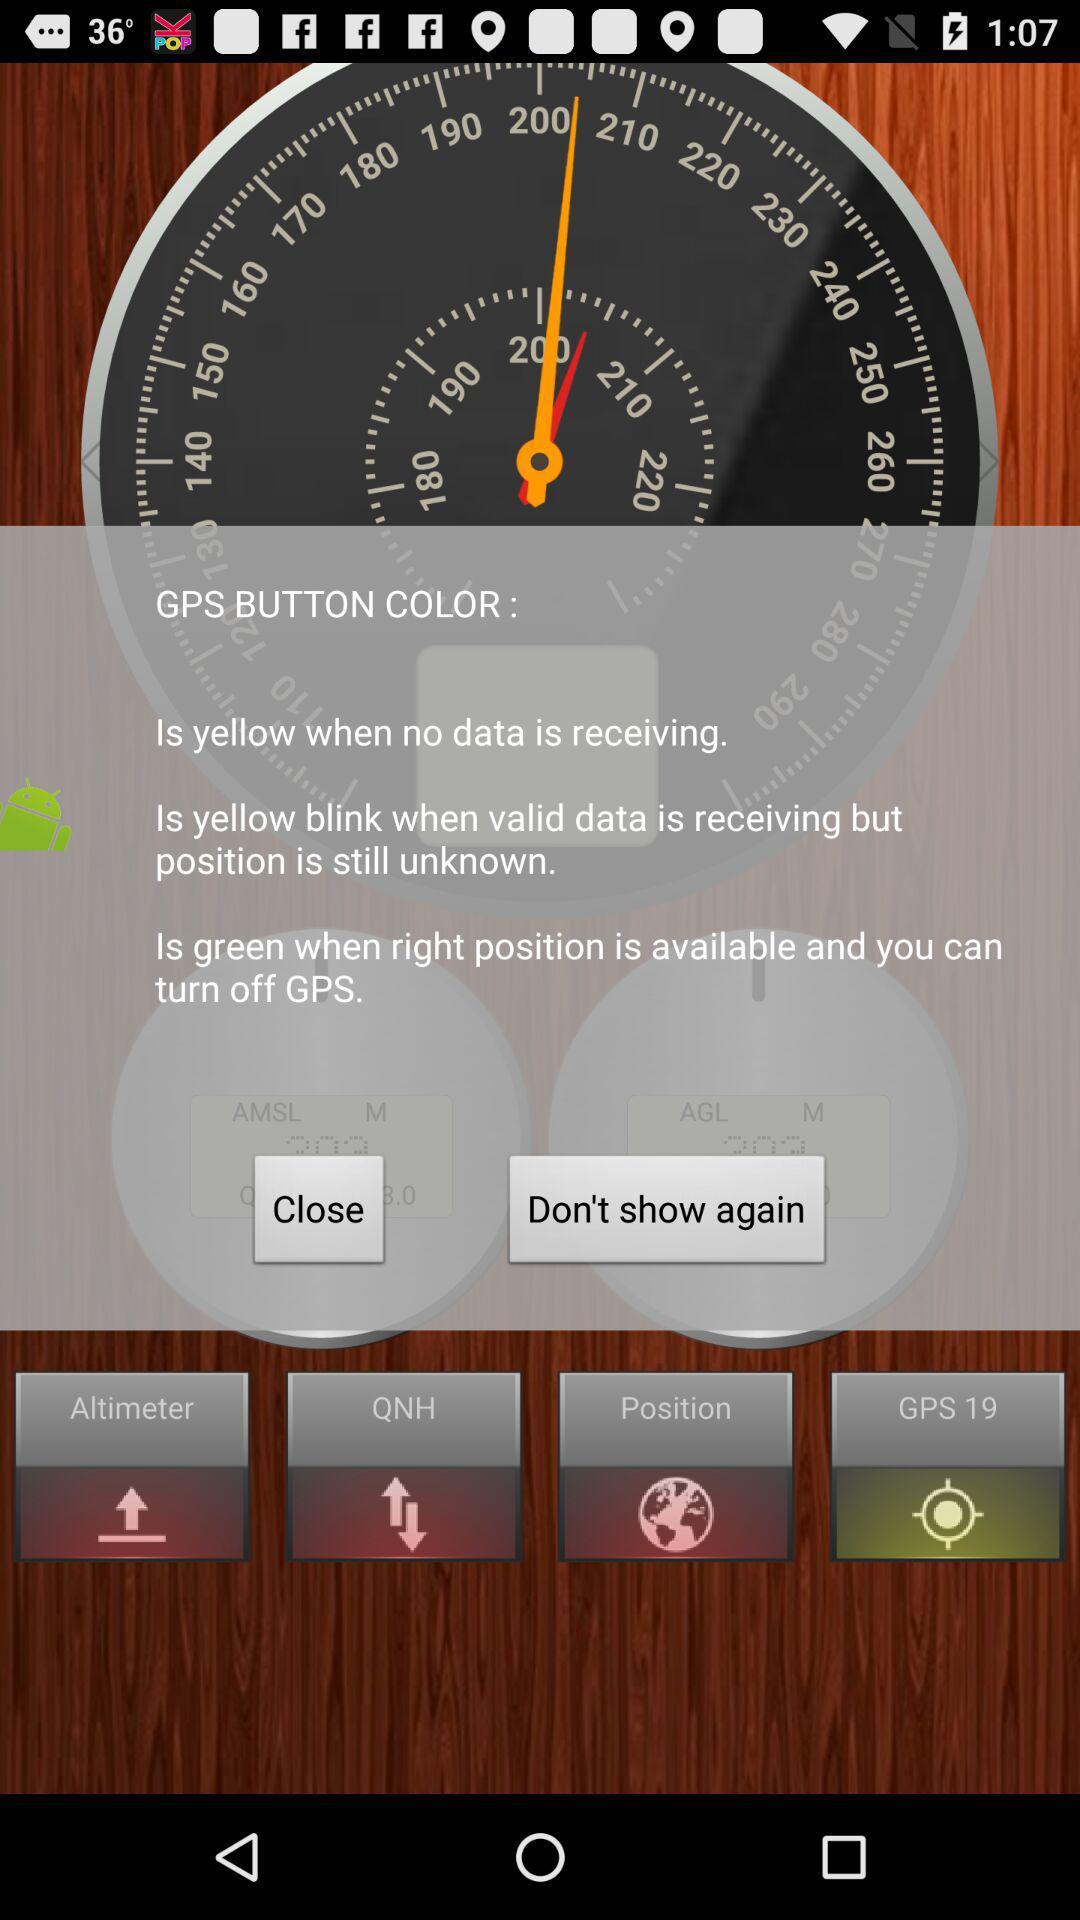  I want to click on the icon next to don t show, so click(318, 1213).